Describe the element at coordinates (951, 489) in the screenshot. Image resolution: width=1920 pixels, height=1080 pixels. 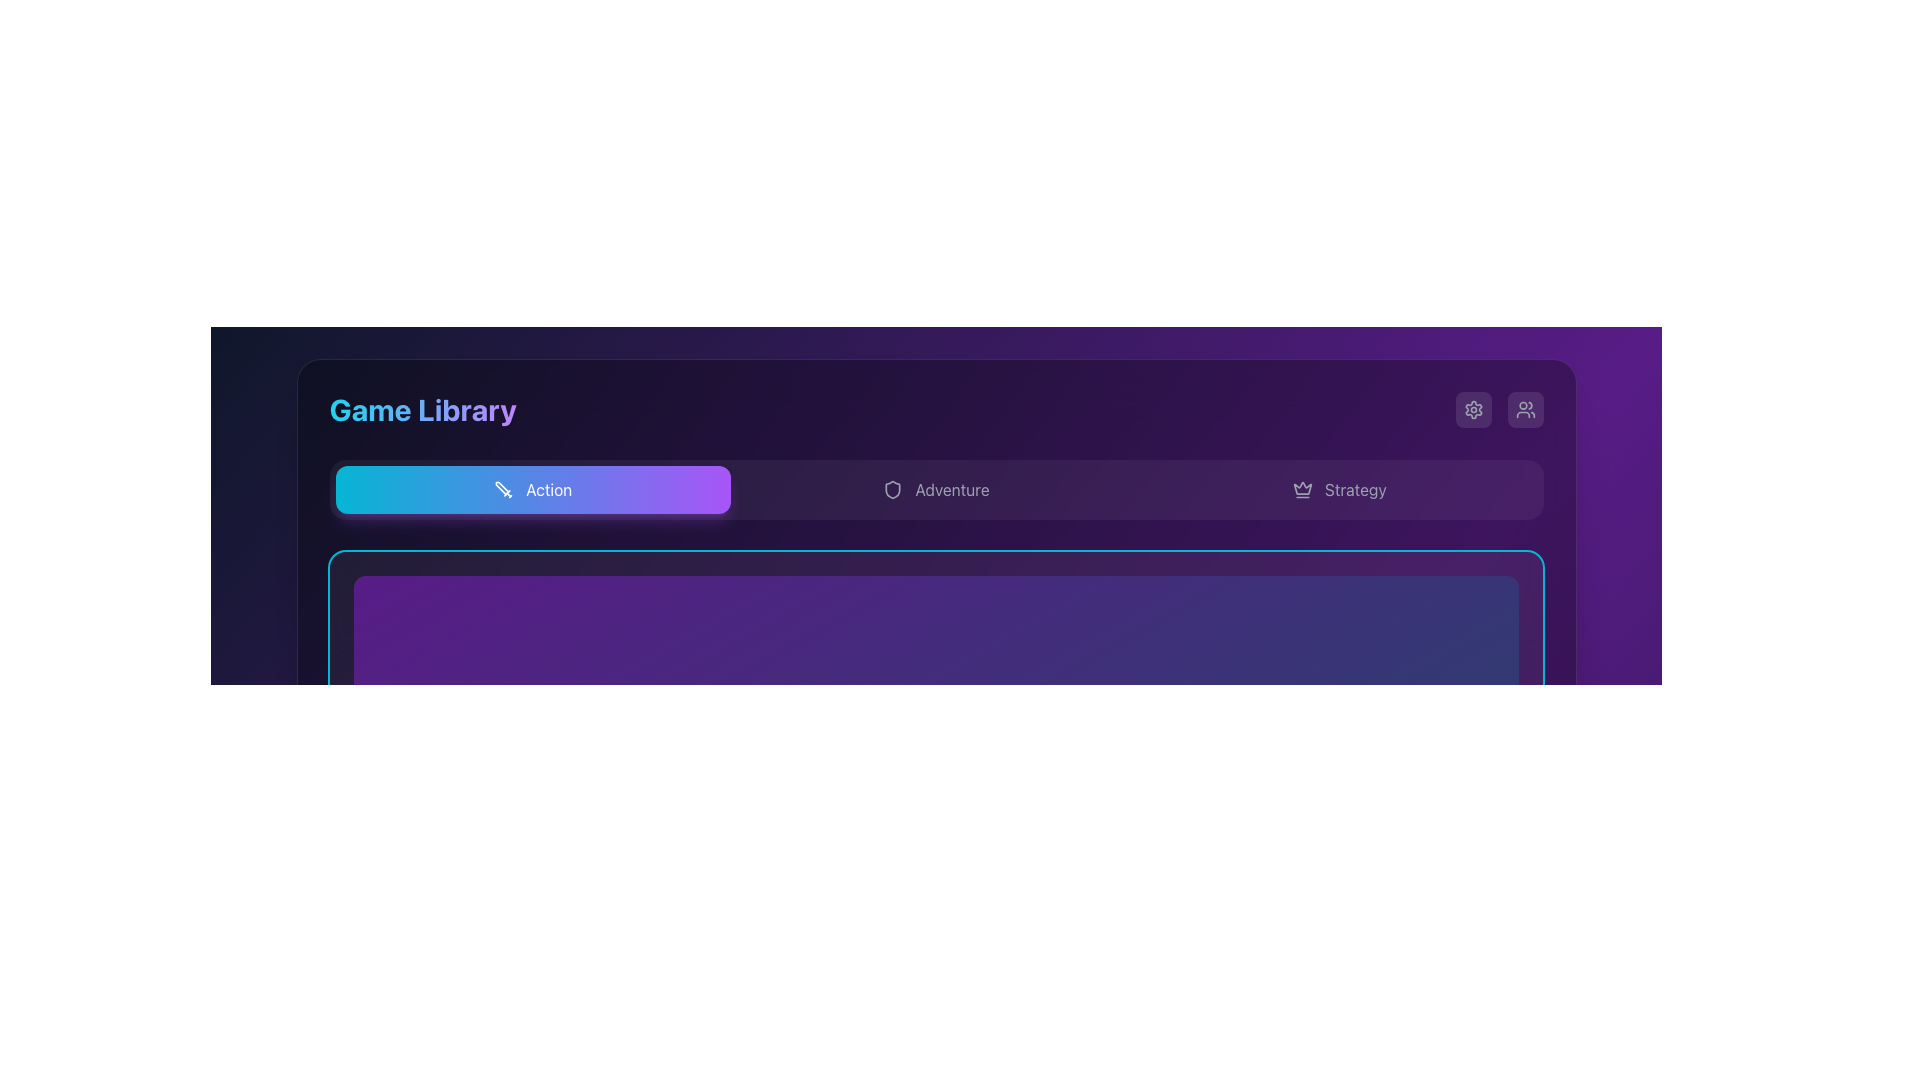
I see `the 'Adventure' label in the navigation bar` at that location.